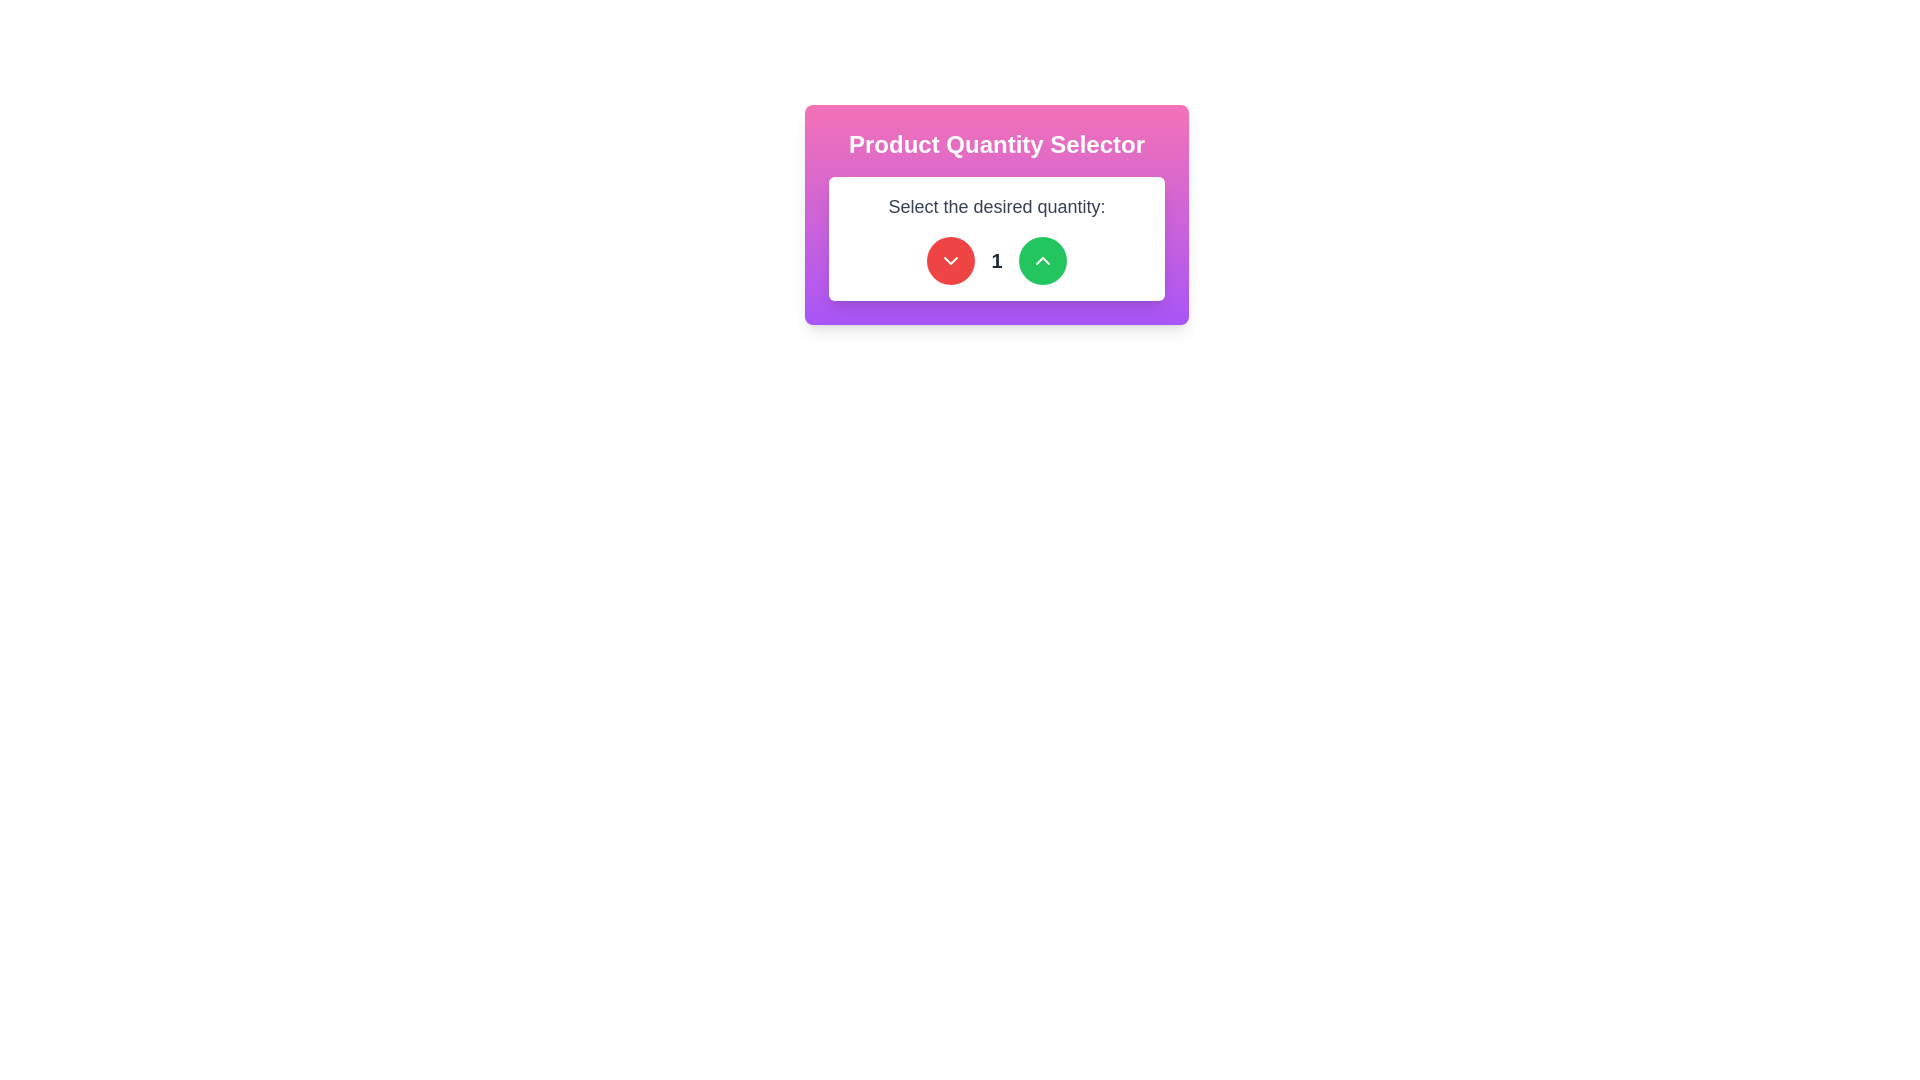 This screenshot has width=1920, height=1080. What do you see at coordinates (950, 260) in the screenshot?
I see `the red circular button with a downward-pointing chevron icon located in the product quantity selection section` at bounding box center [950, 260].